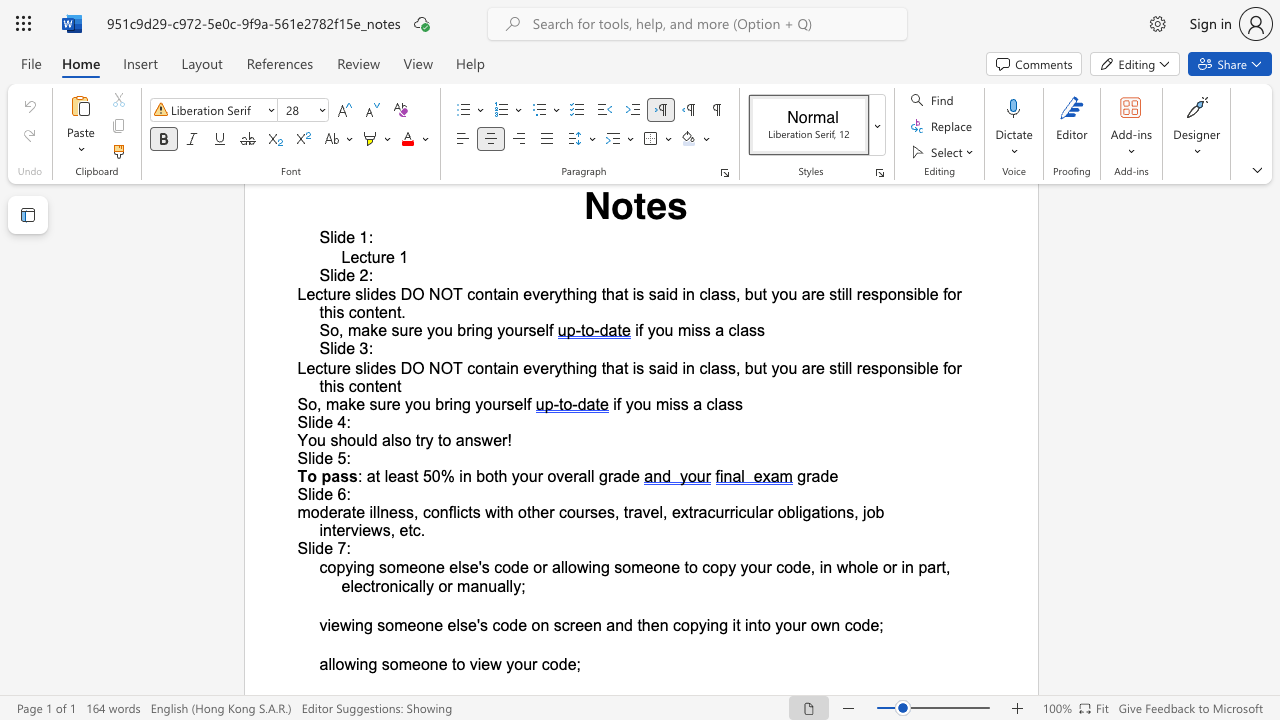  I want to click on the subset text "ing that is s" within the text "everything that is said in class, but you are still responsible for this content.", so click(574, 294).